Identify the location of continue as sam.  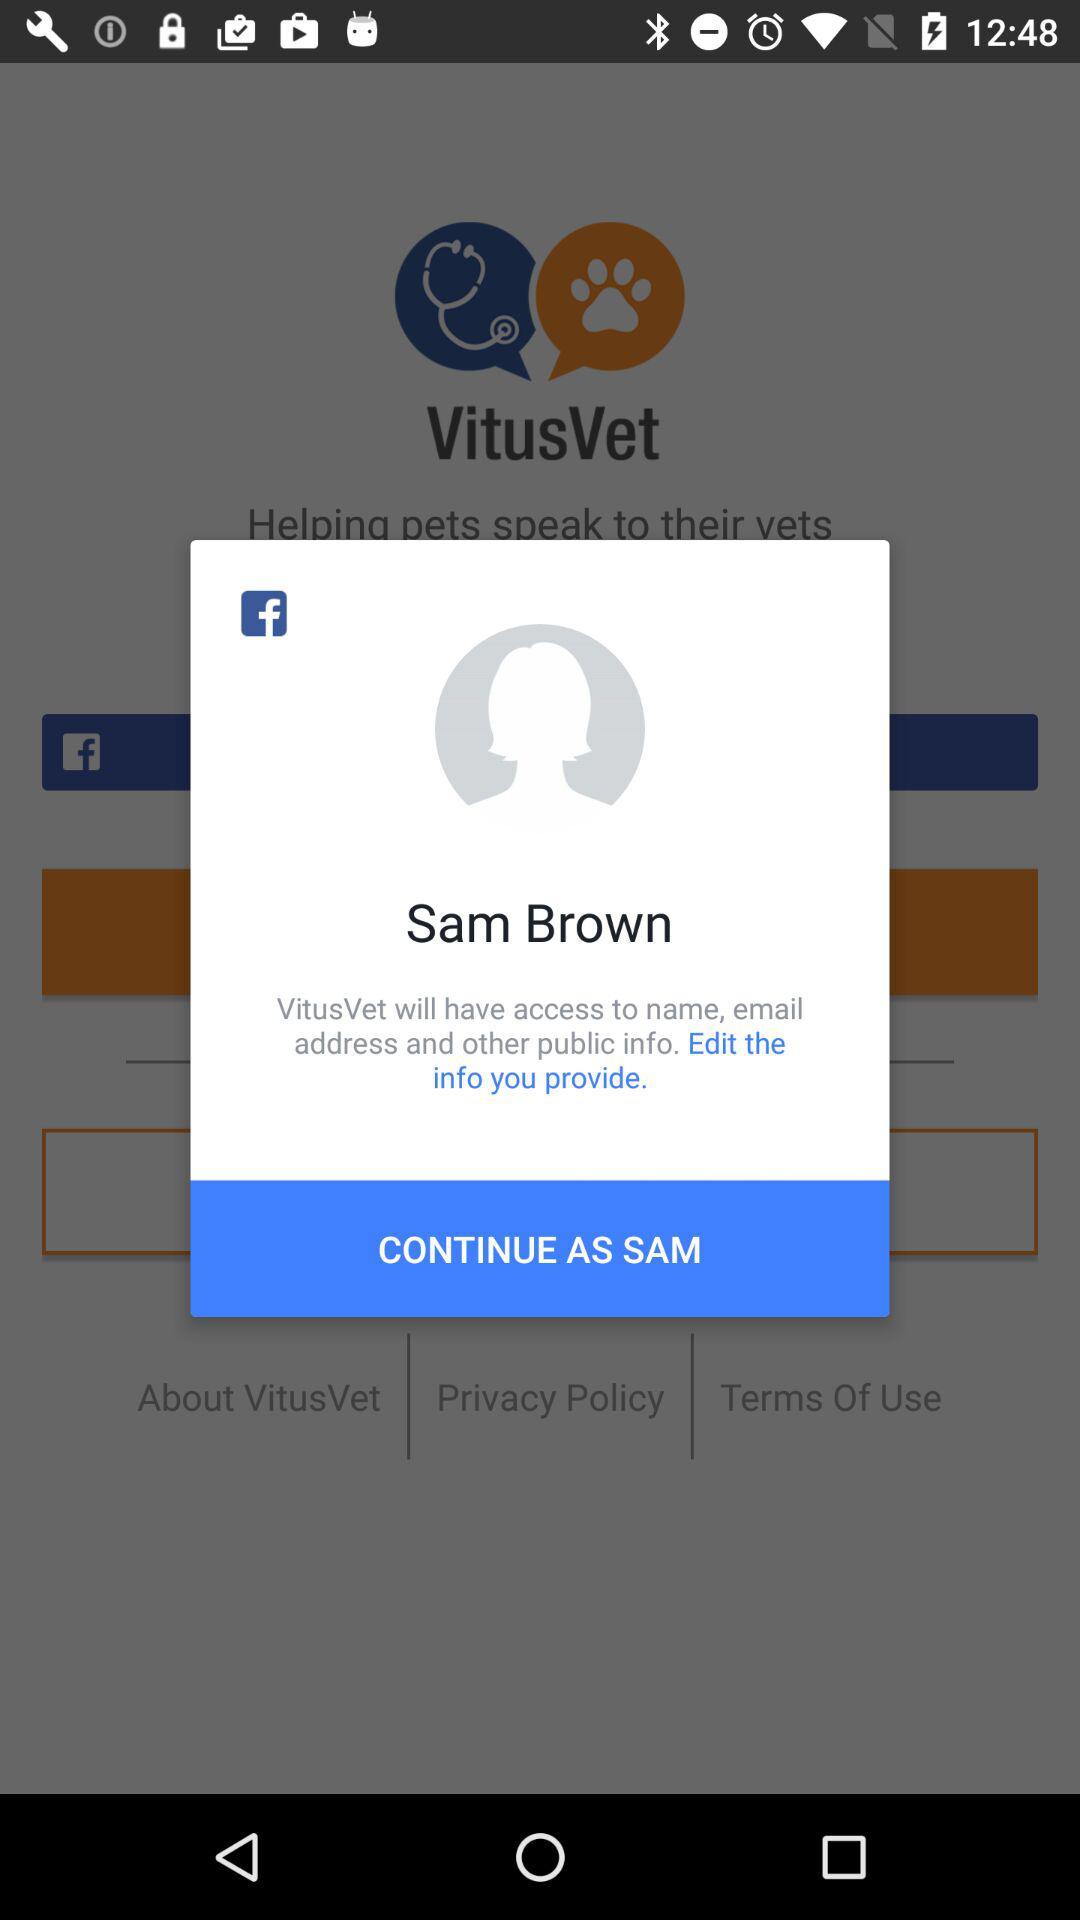
(540, 1247).